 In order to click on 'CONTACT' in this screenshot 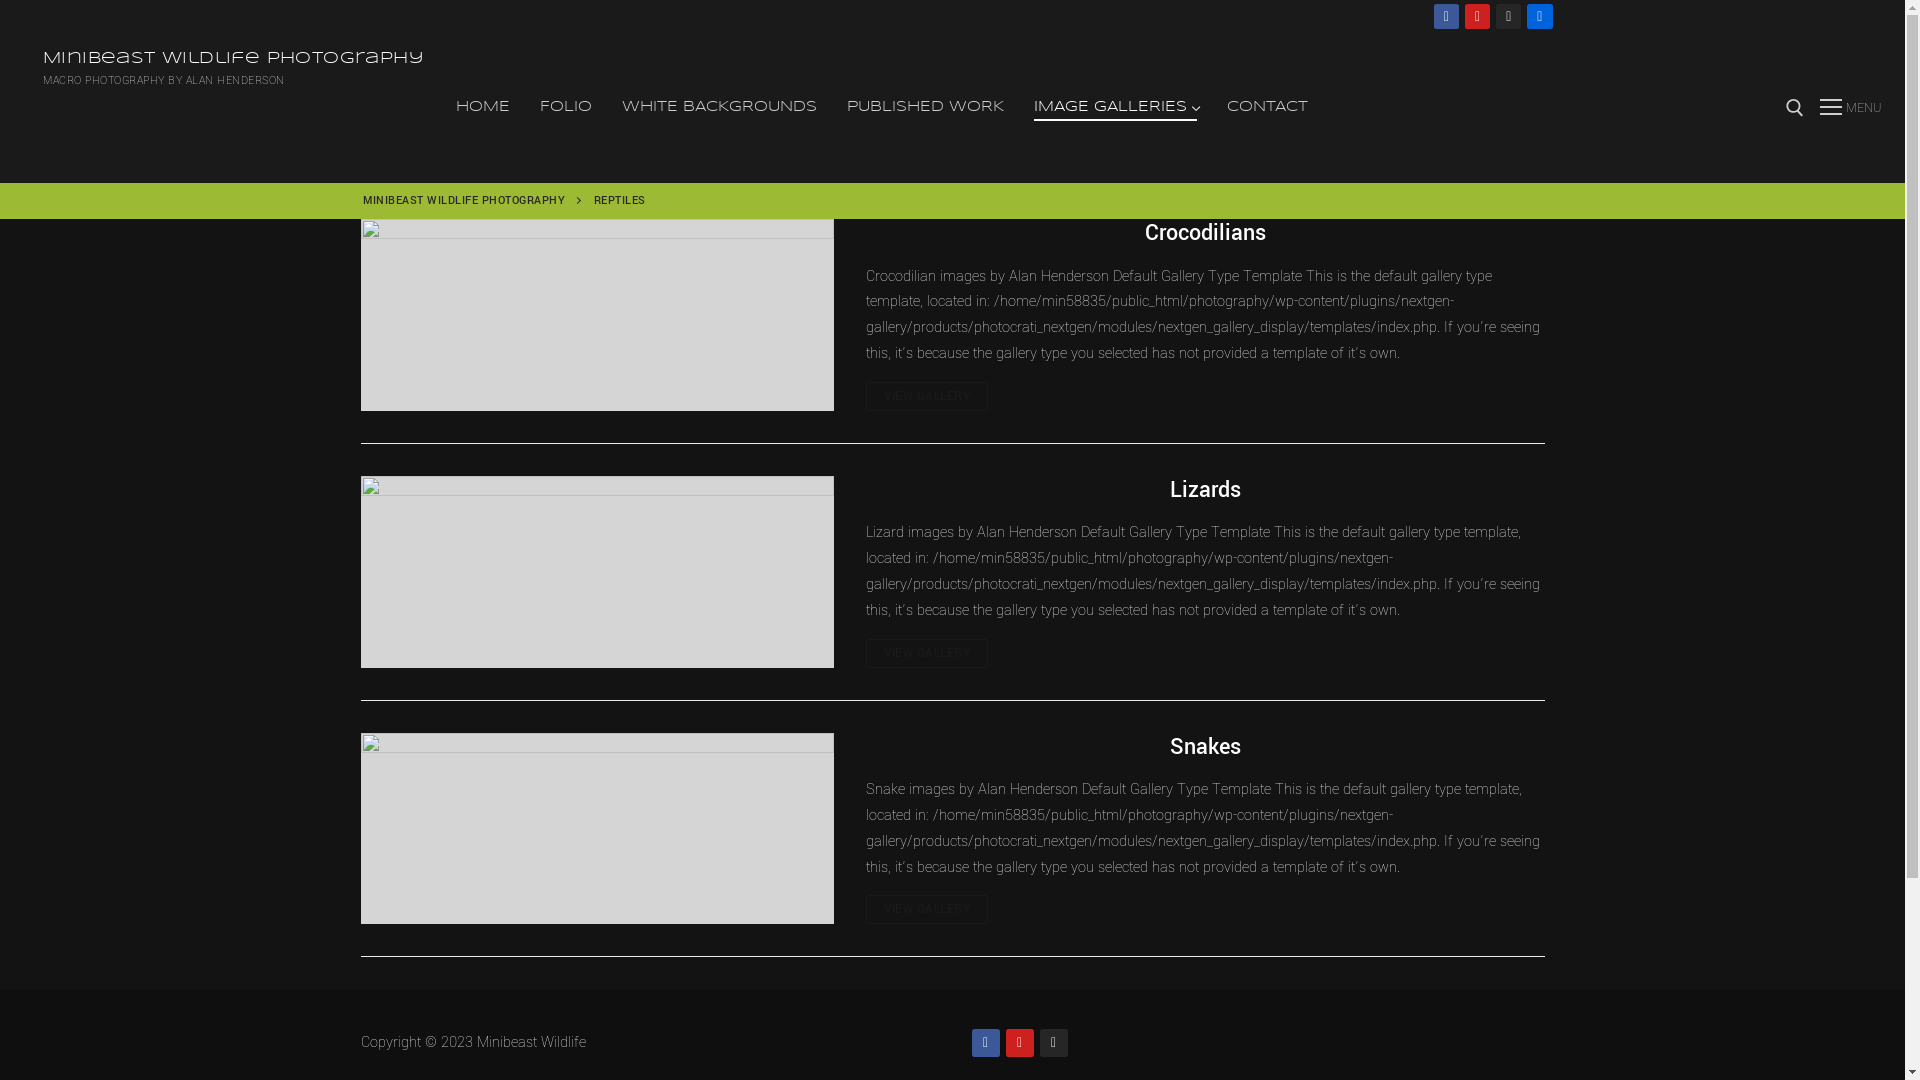, I will do `click(1213, 108)`.